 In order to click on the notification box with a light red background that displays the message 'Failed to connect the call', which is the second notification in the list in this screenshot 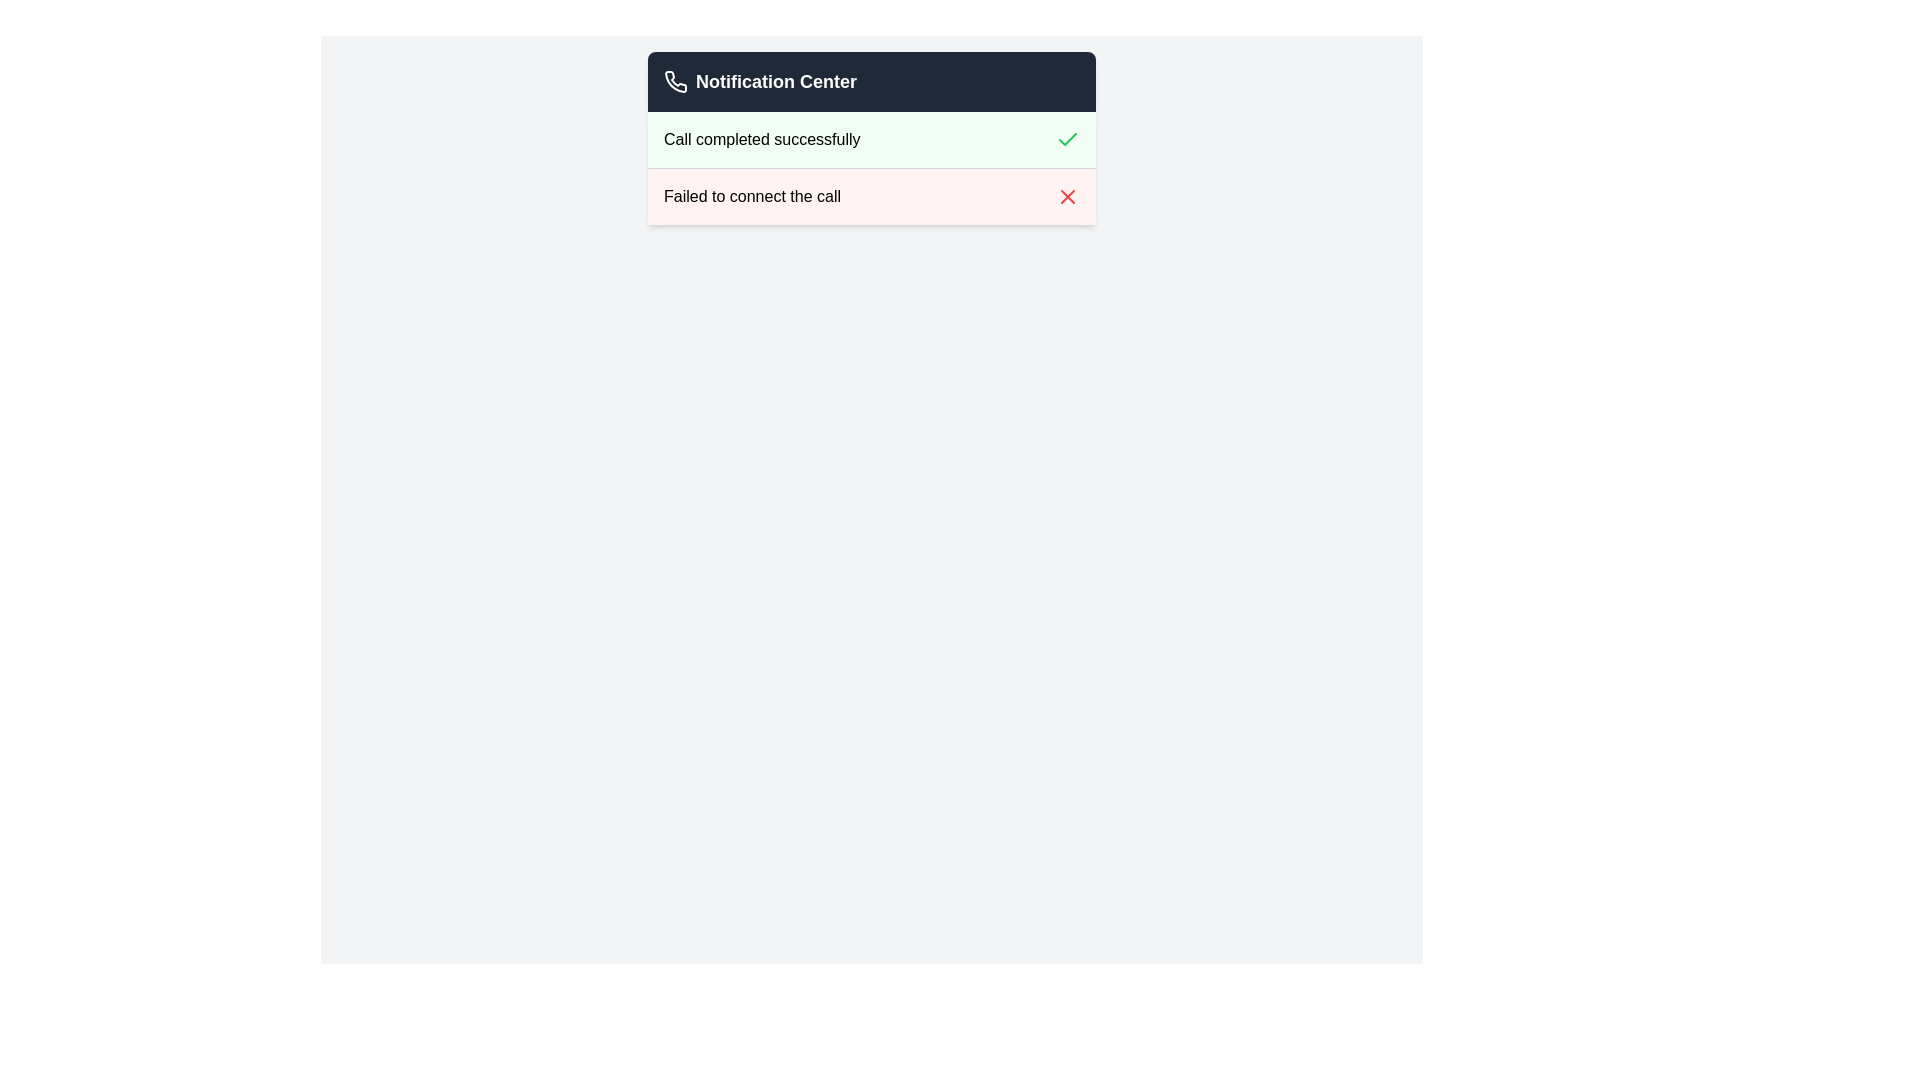, I will do `click(872, 196)`.